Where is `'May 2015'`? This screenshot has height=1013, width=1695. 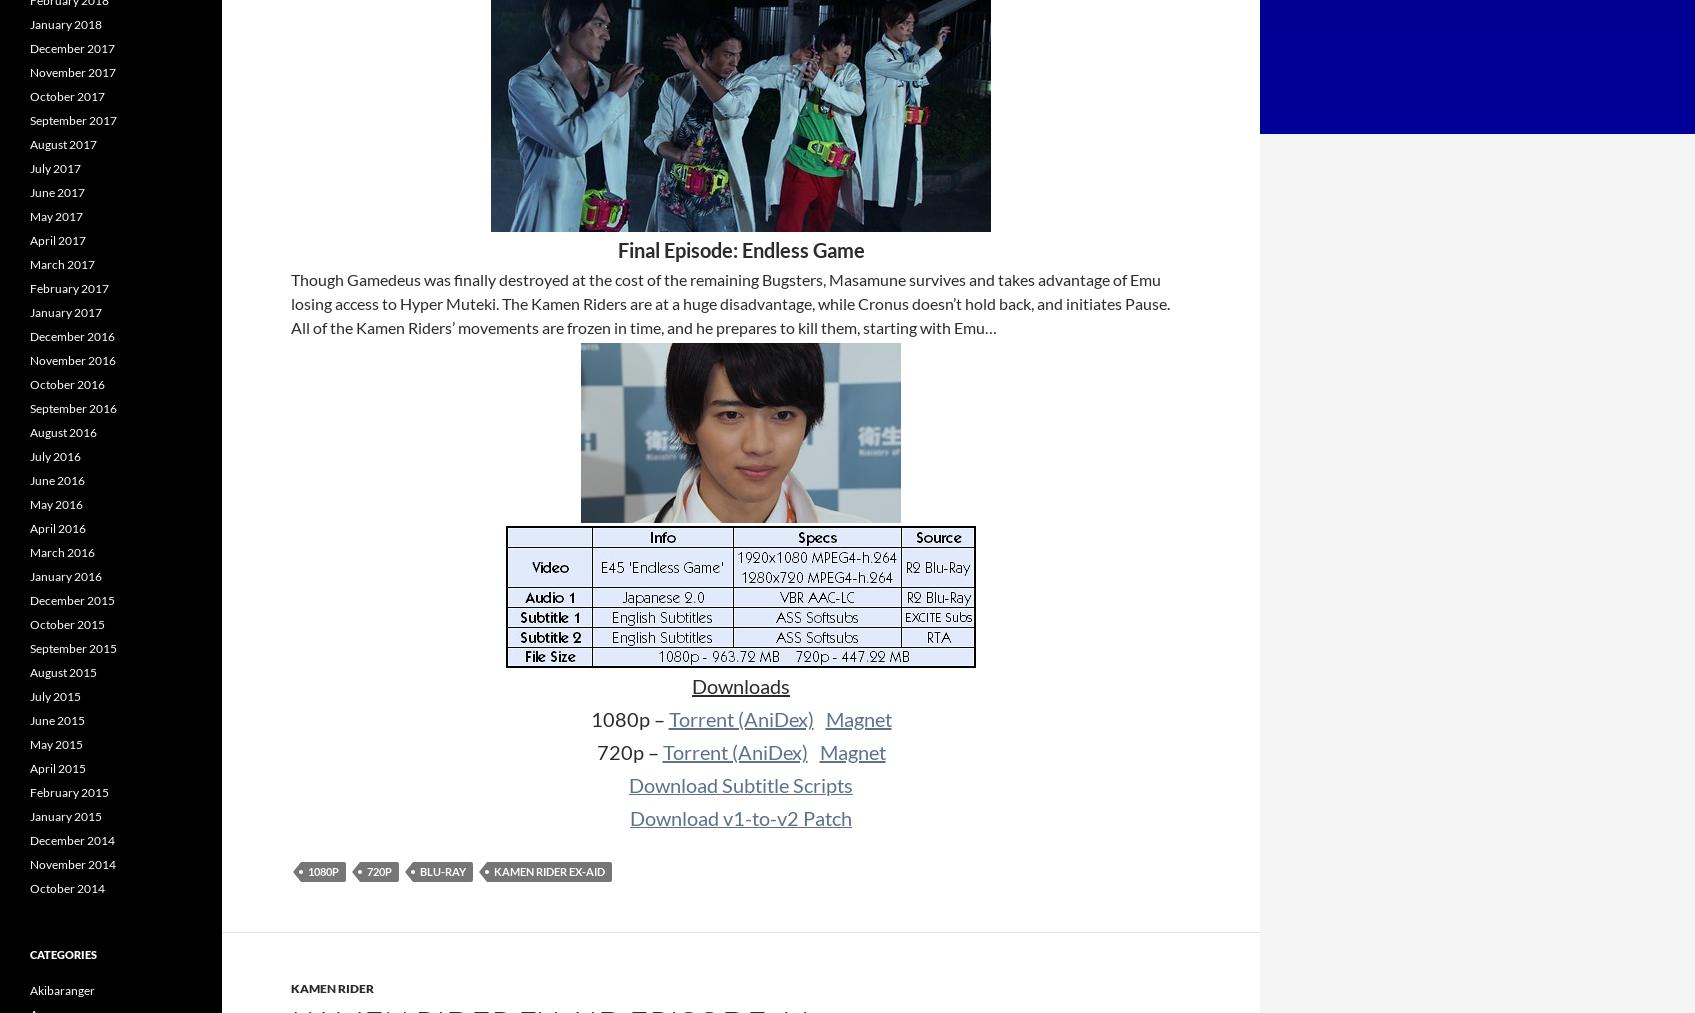 'May 2015' is located at coordinates (30, 744).